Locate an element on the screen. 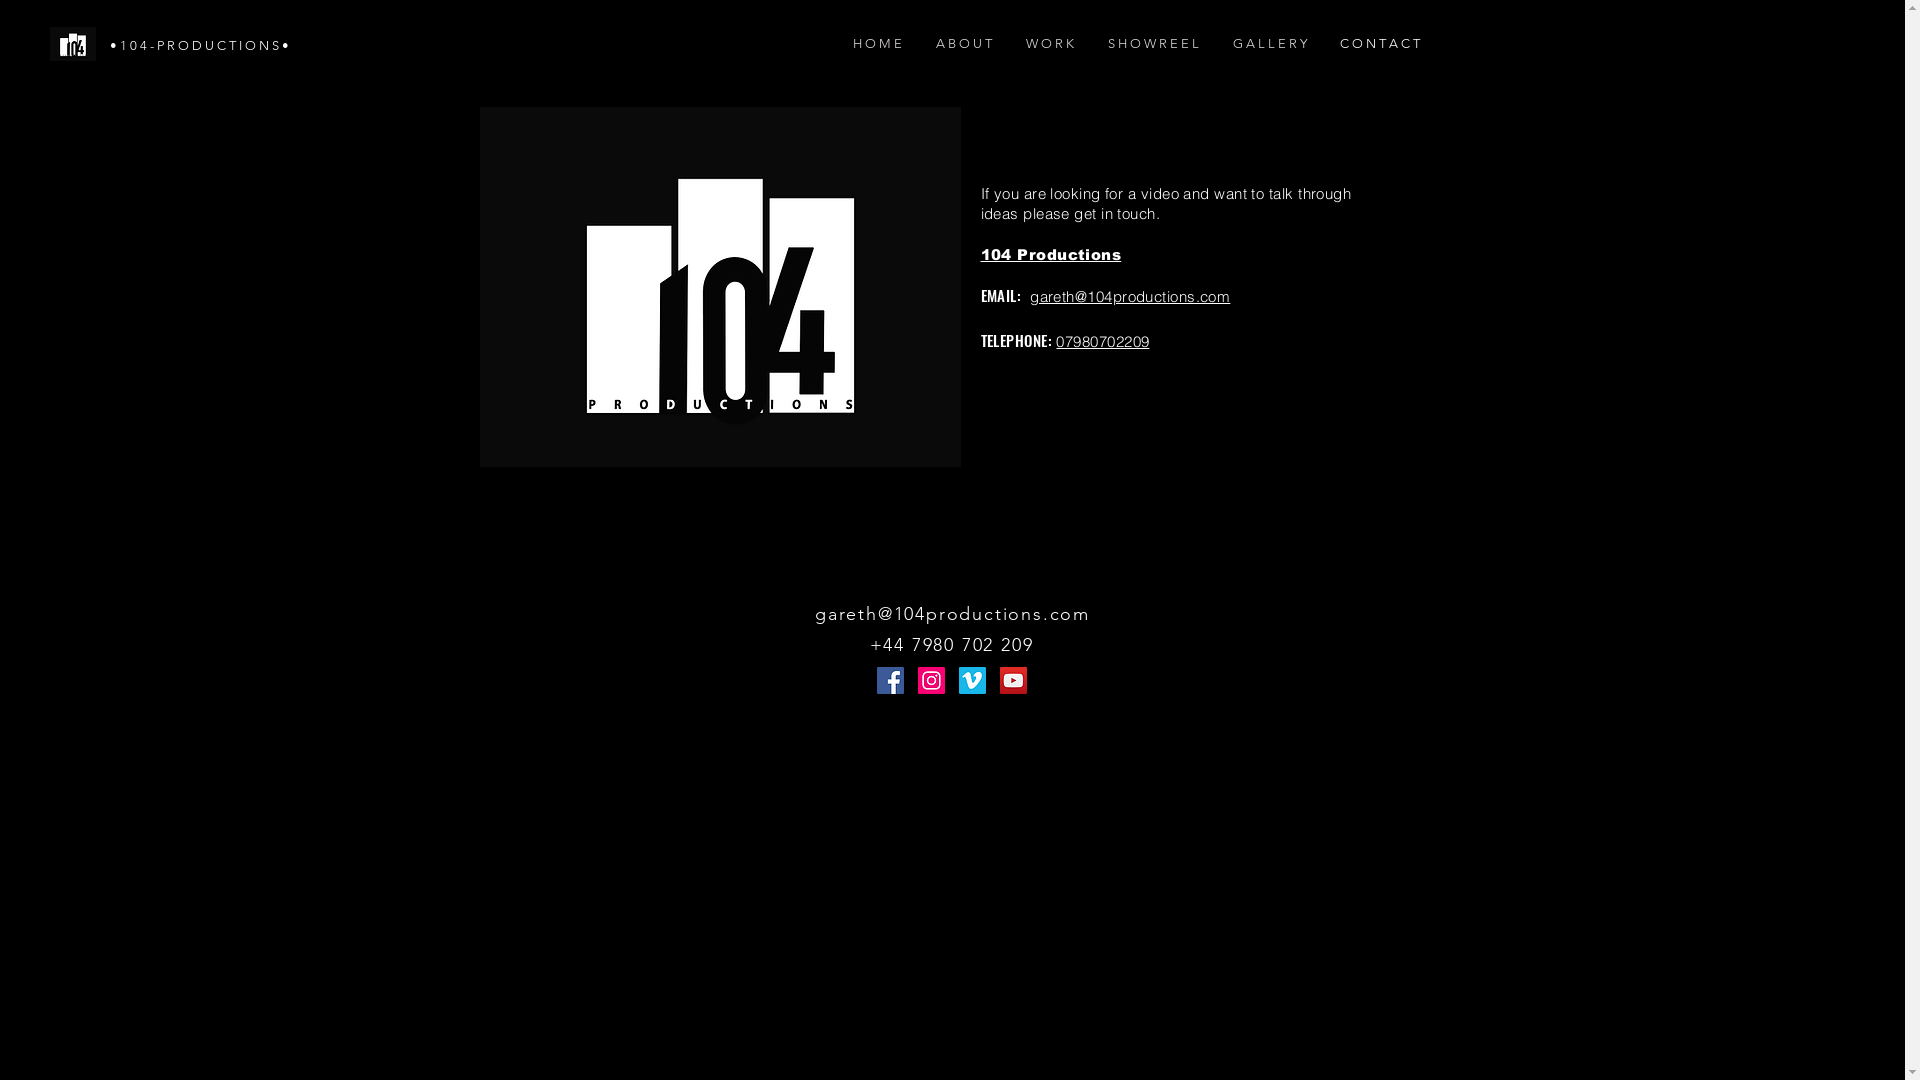 This screenshot has width=1920, height=1080. 'G A L L E R Y' is located at coordinates (1214, 43).